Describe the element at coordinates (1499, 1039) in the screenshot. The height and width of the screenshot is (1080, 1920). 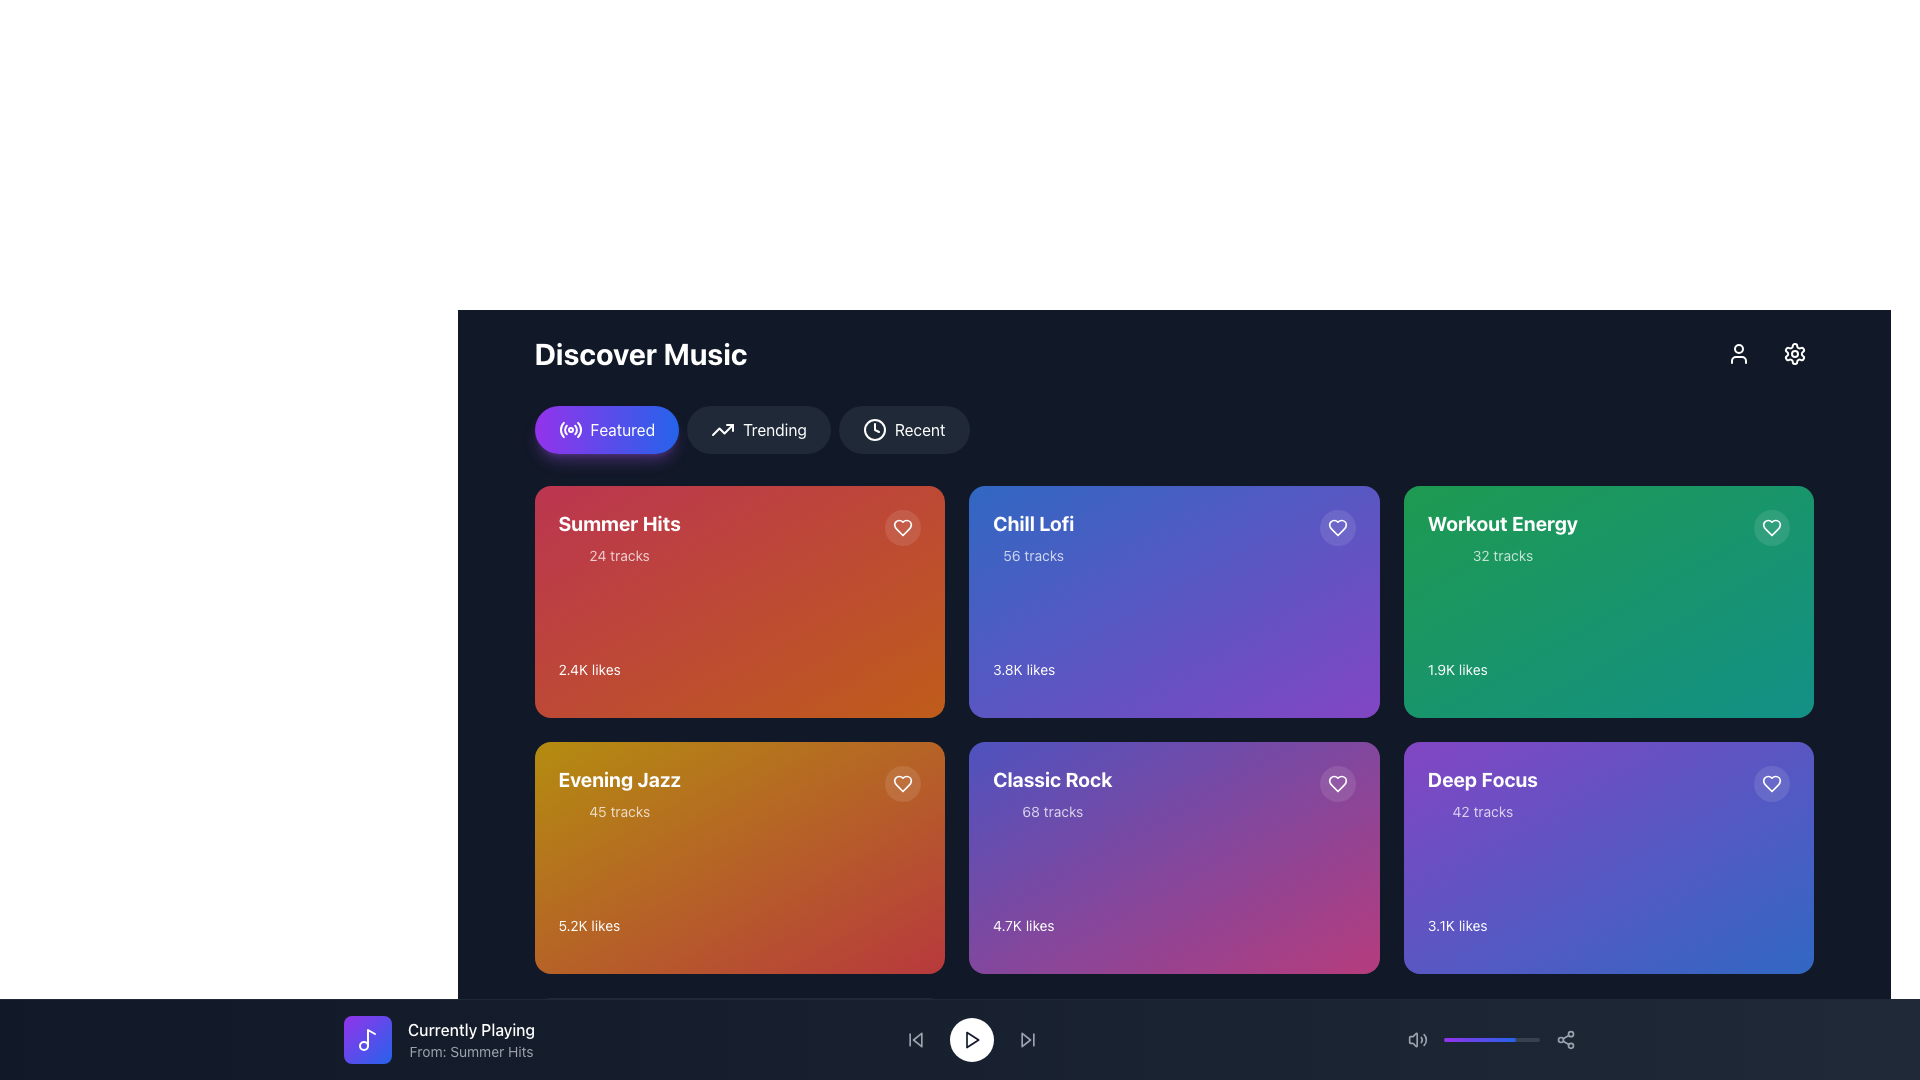
I see `volume level` at that location.